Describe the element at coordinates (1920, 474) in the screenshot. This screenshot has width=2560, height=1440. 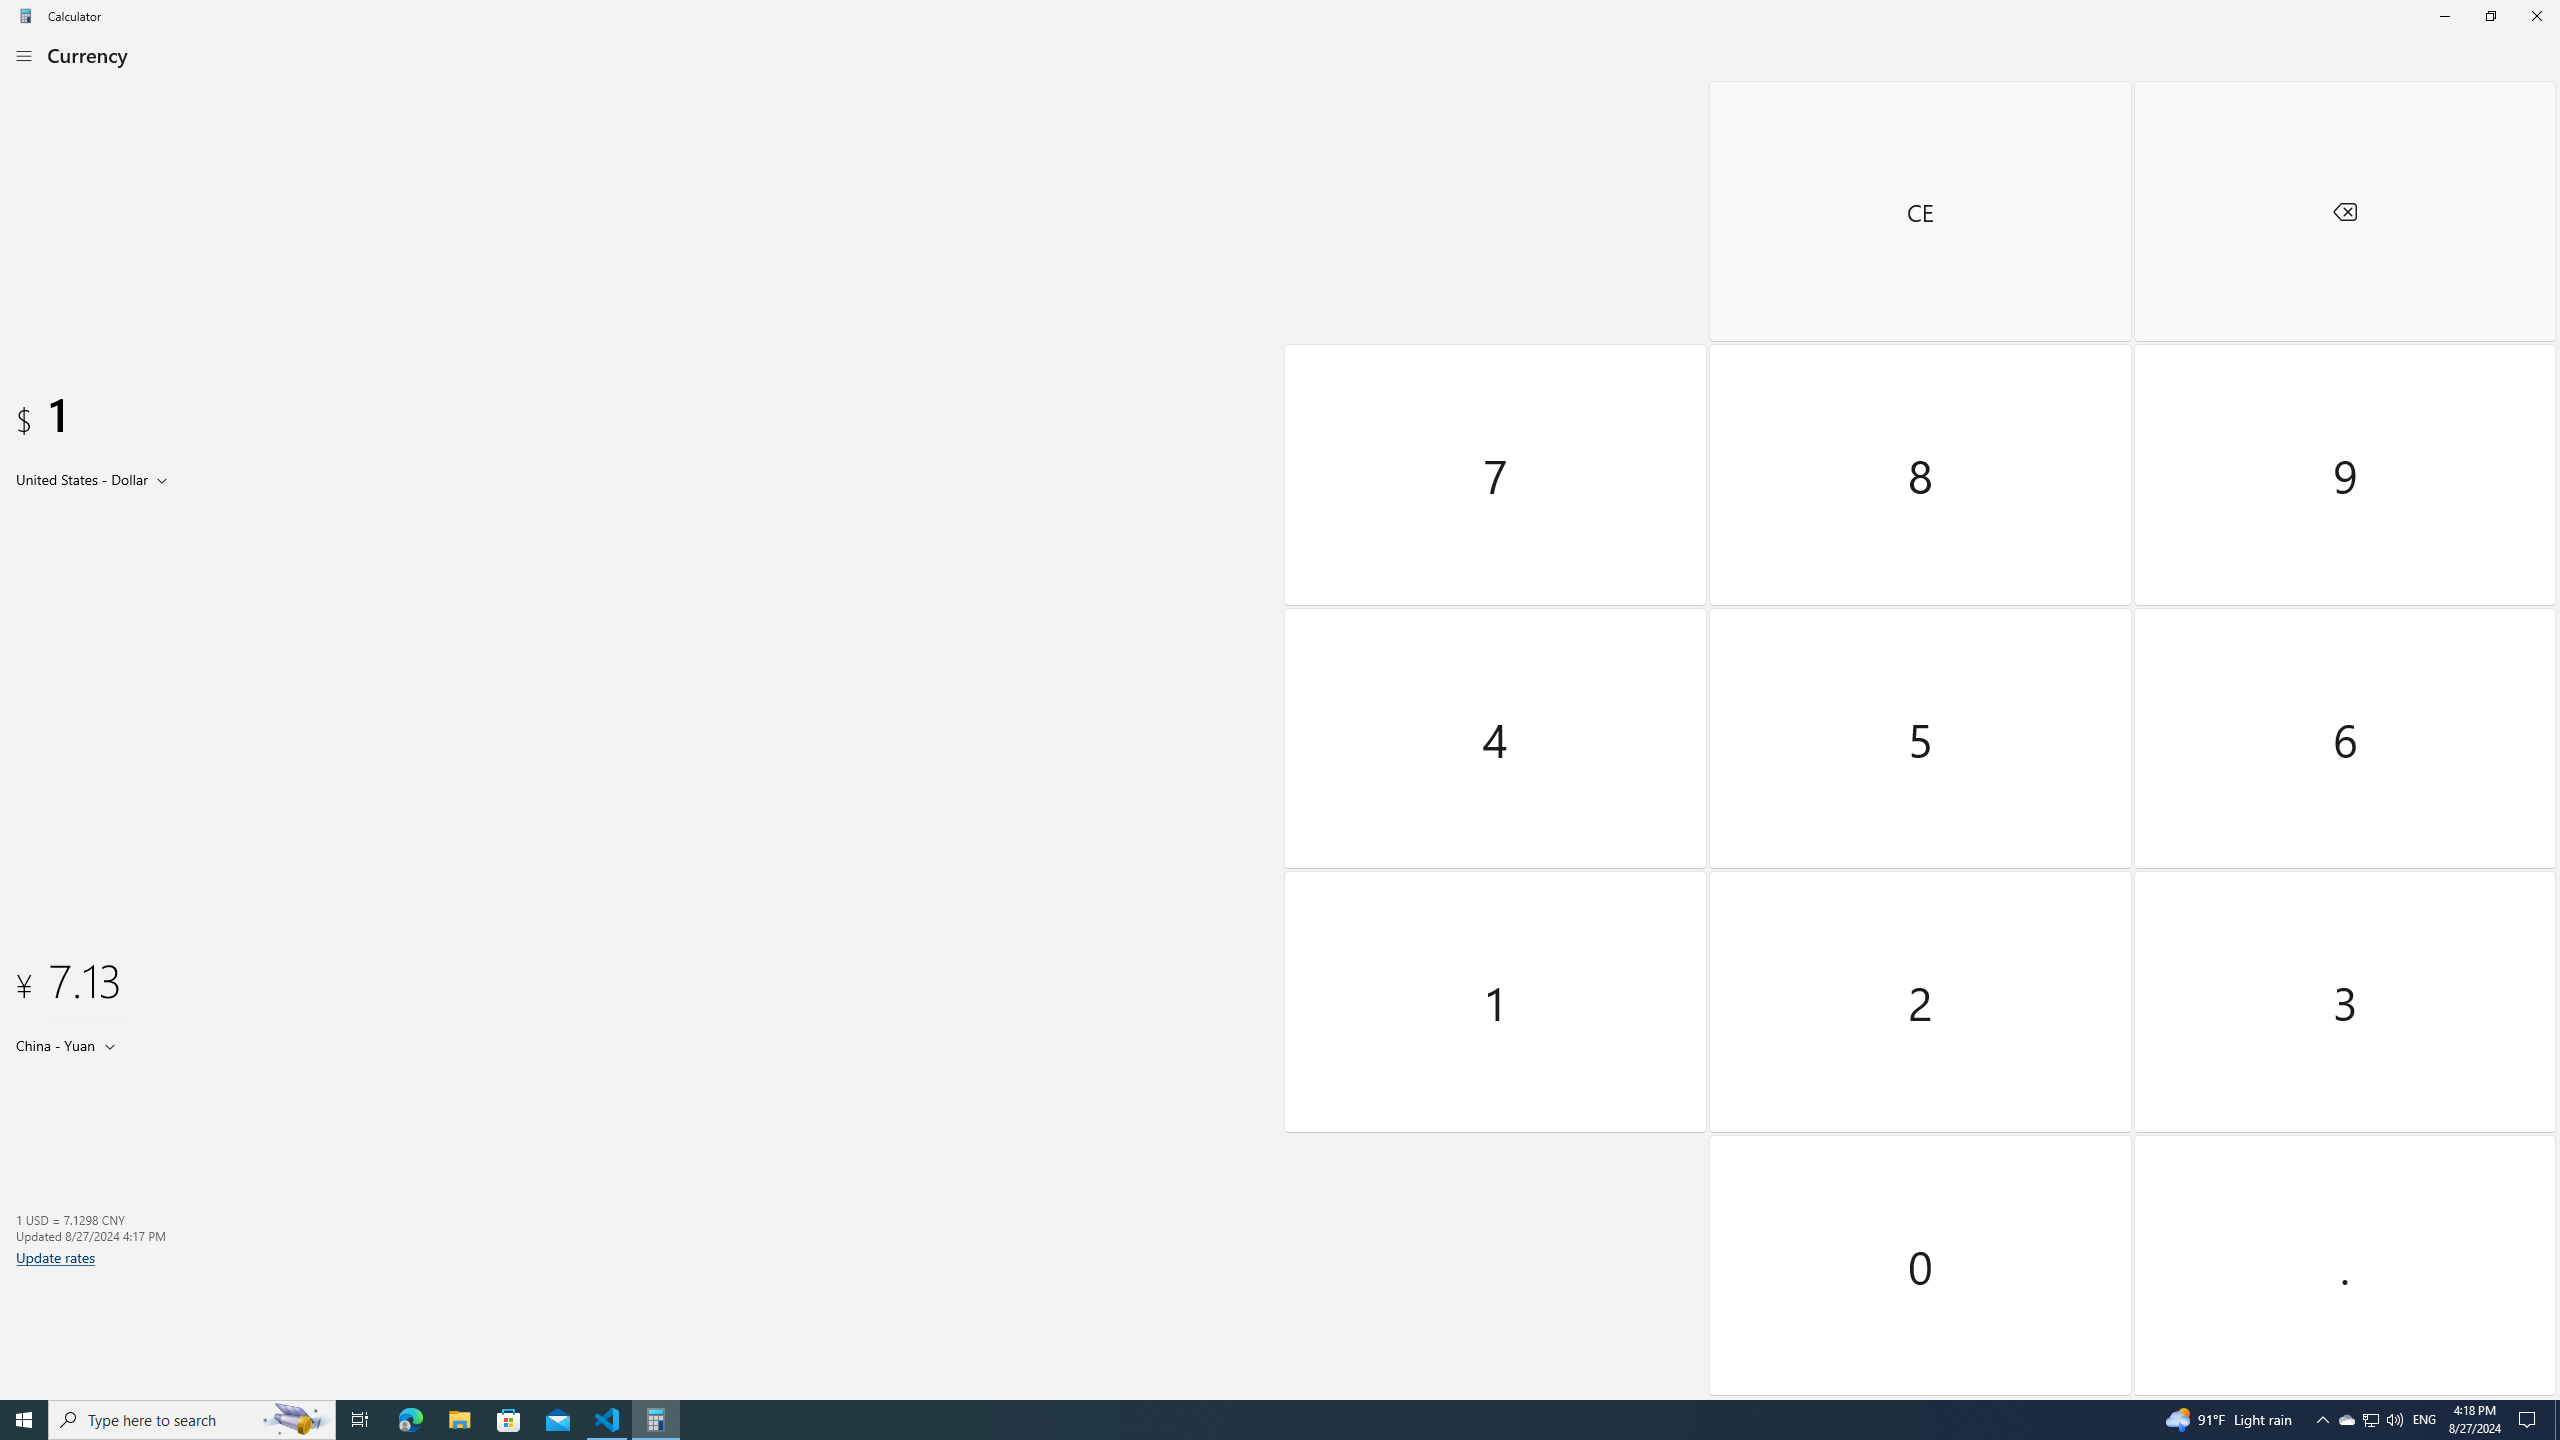
I see `'Eight'` at that location.